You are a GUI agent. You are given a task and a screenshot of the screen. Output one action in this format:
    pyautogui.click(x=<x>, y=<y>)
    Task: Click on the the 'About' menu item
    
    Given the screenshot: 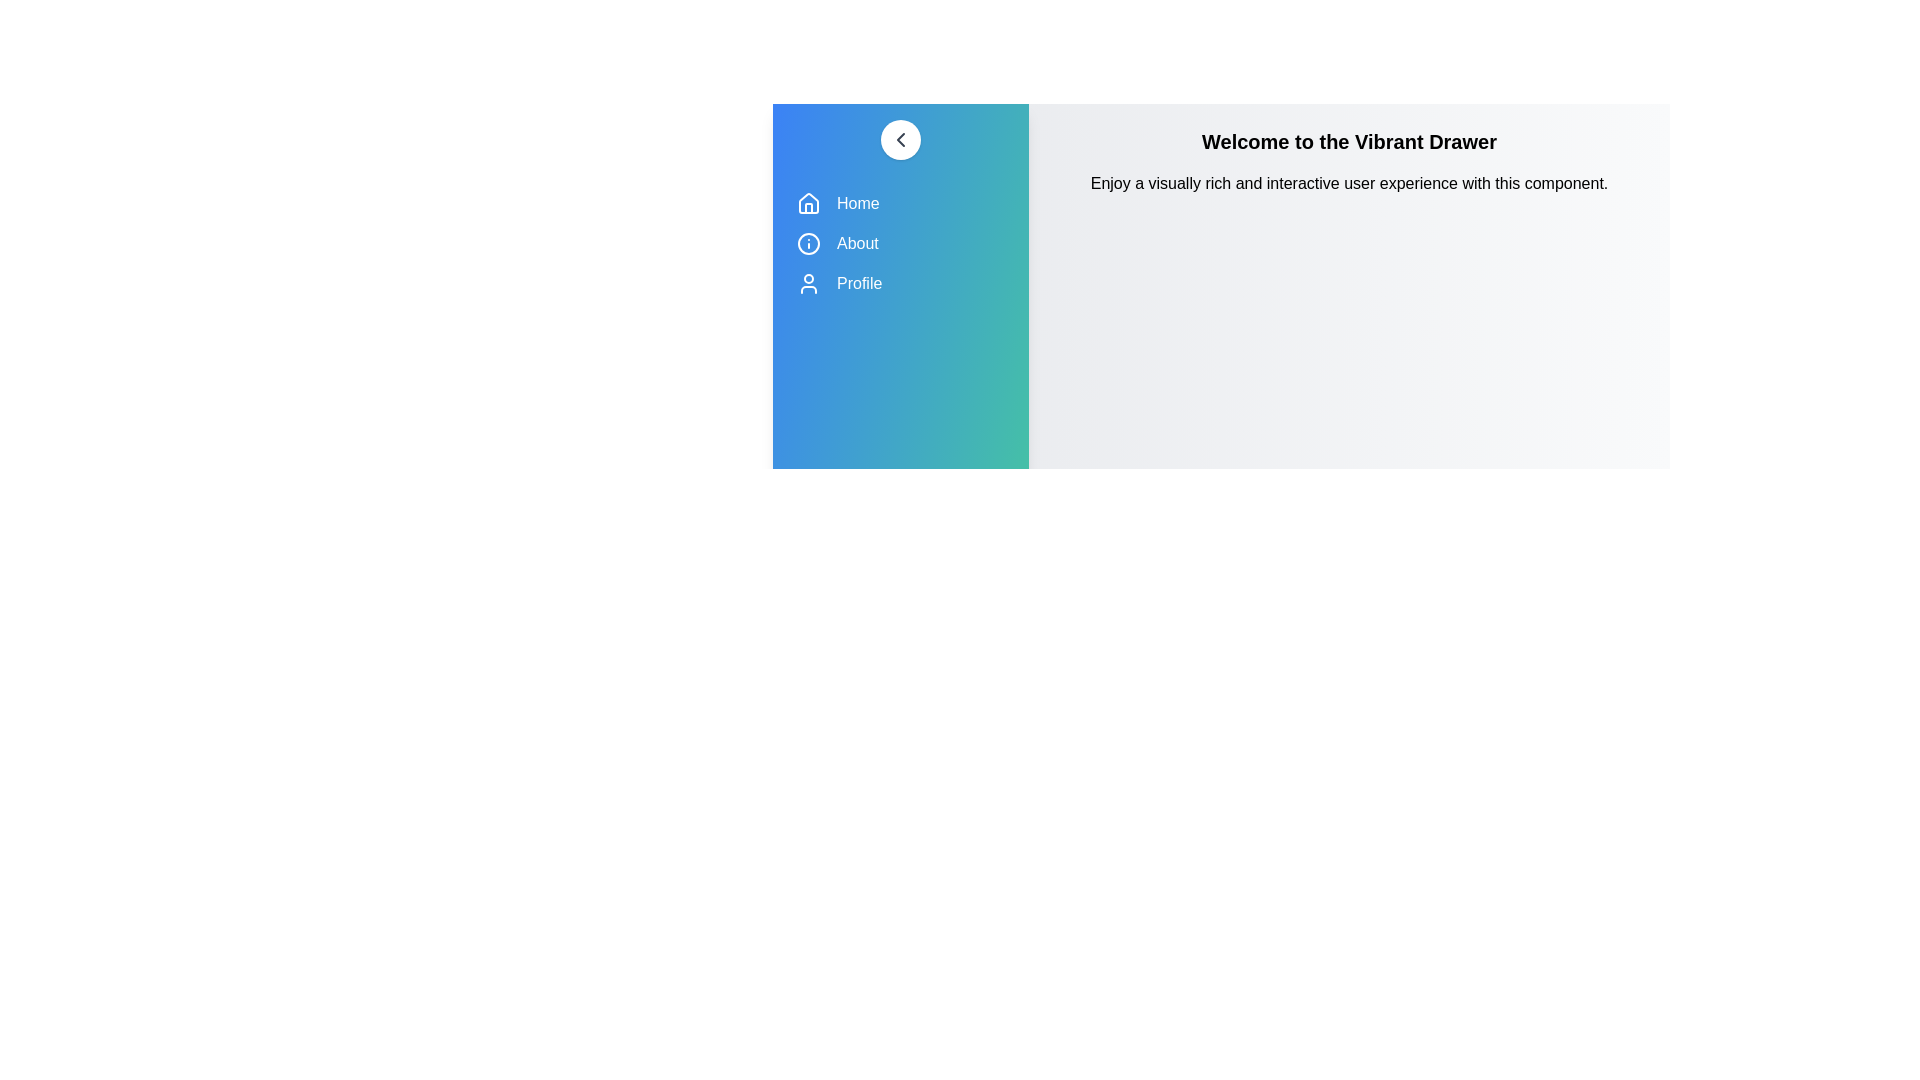 What is the action you would take?
    pyautogui.click(x=900, y=242)
    